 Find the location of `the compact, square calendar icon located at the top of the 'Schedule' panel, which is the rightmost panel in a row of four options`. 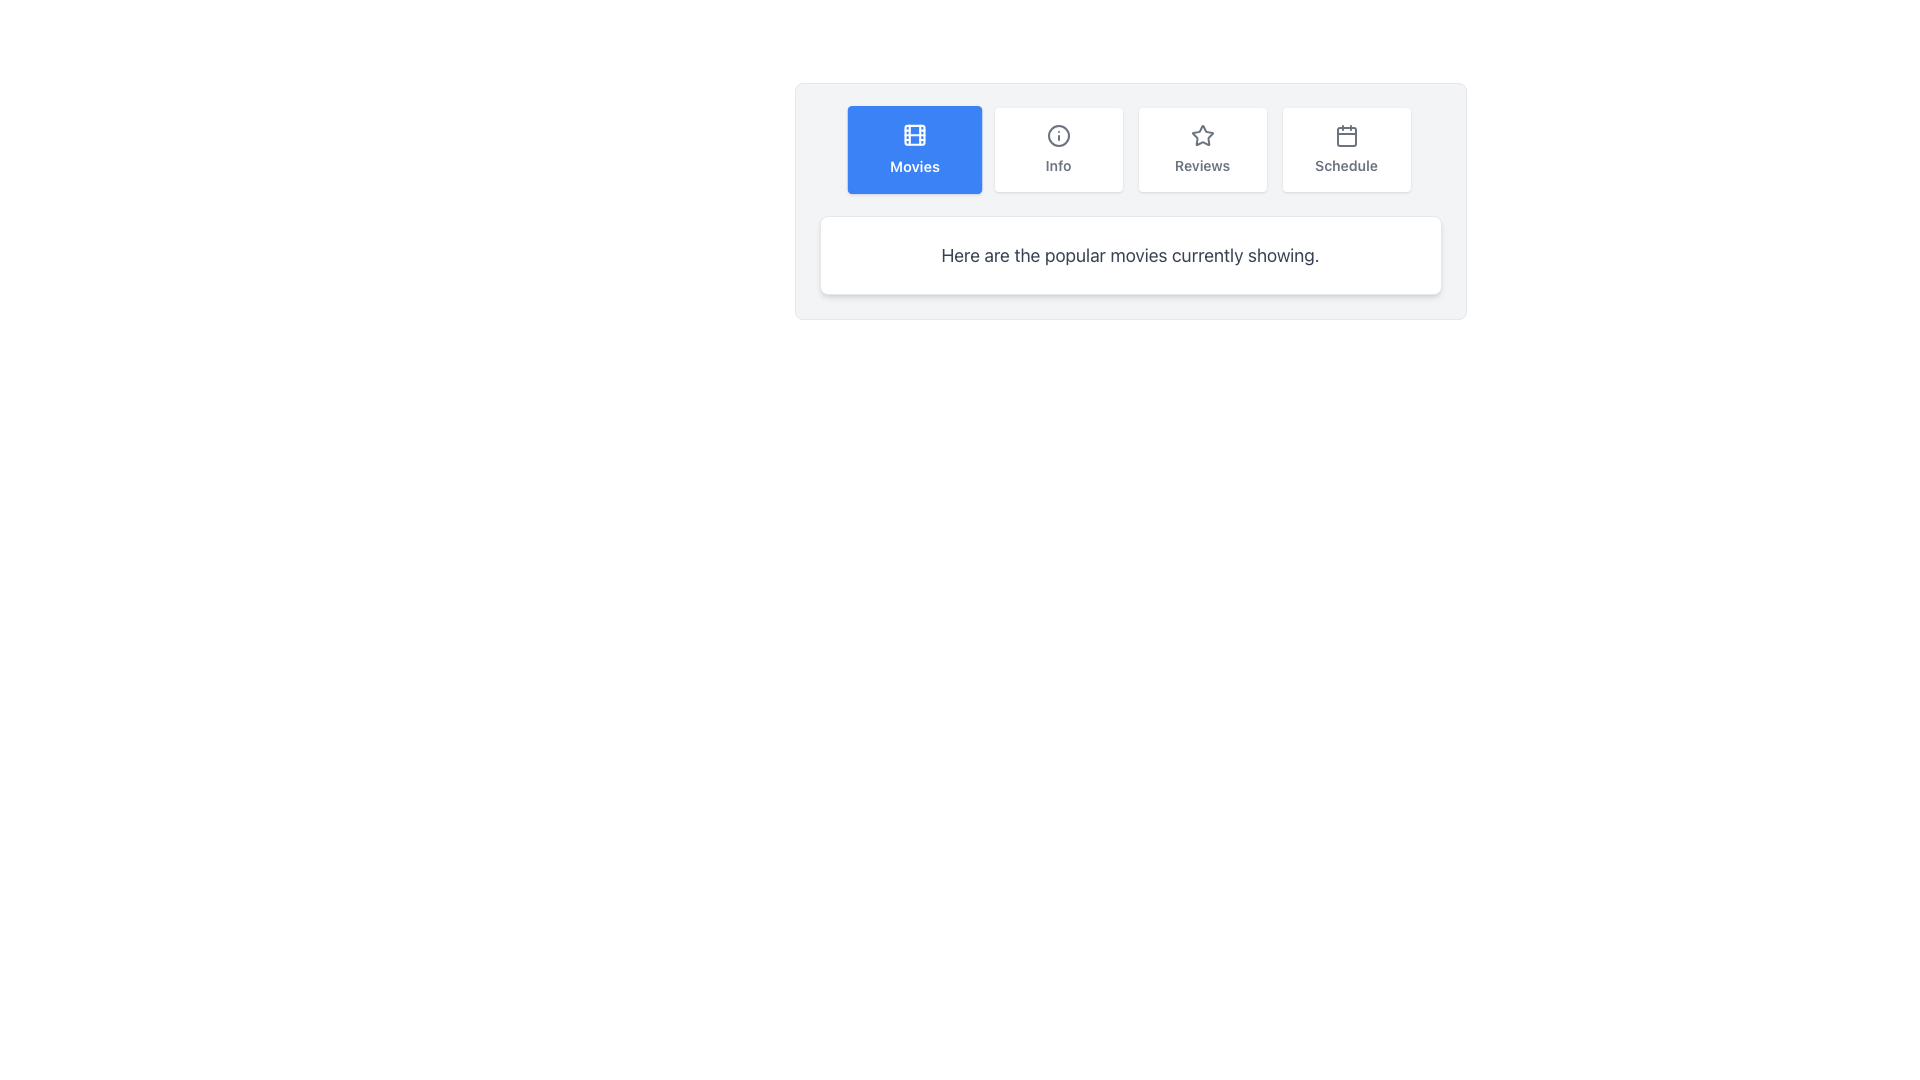

the compact, square calendar icon located at the top of the 'Schedule' panel, which is the rightmost panel in a row of four options is located at coordinates (1346, 135).